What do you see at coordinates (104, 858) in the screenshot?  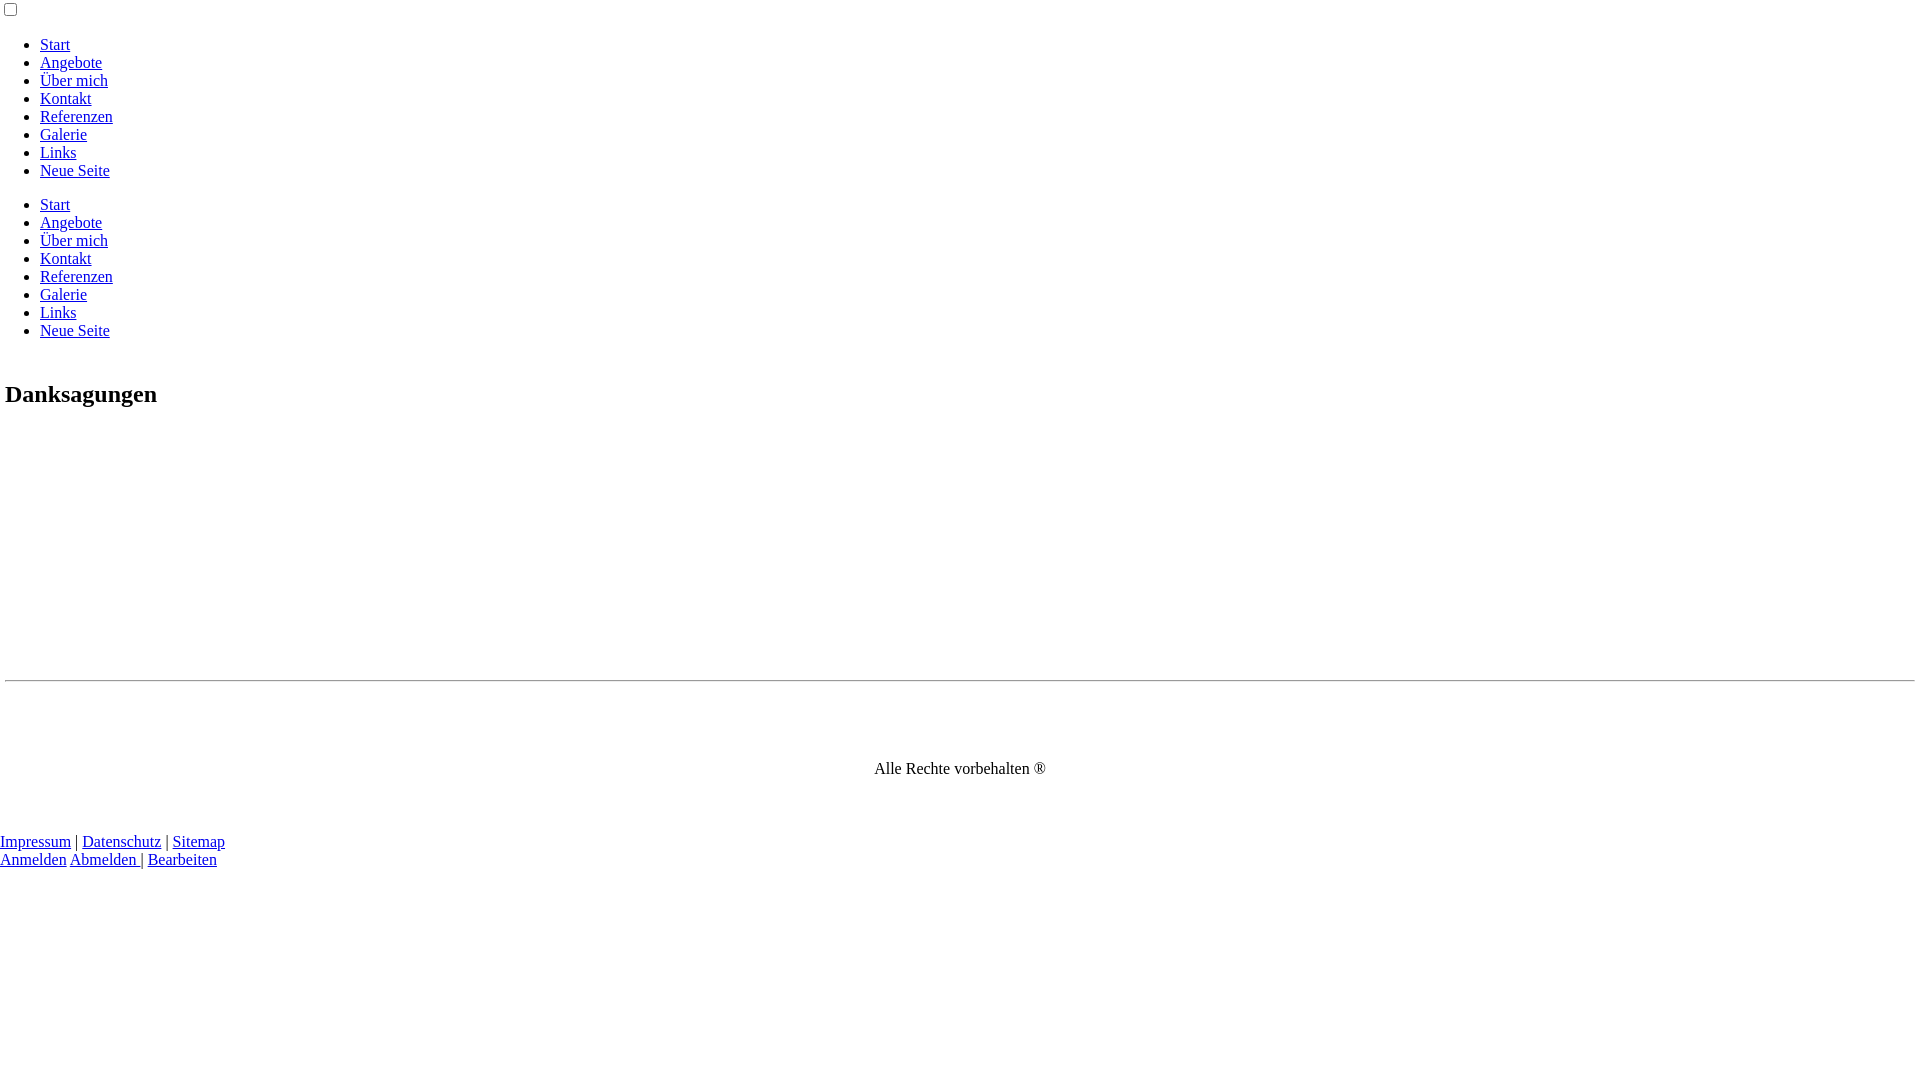 I see `'Abmelden'` at bounding box center [104, 858].